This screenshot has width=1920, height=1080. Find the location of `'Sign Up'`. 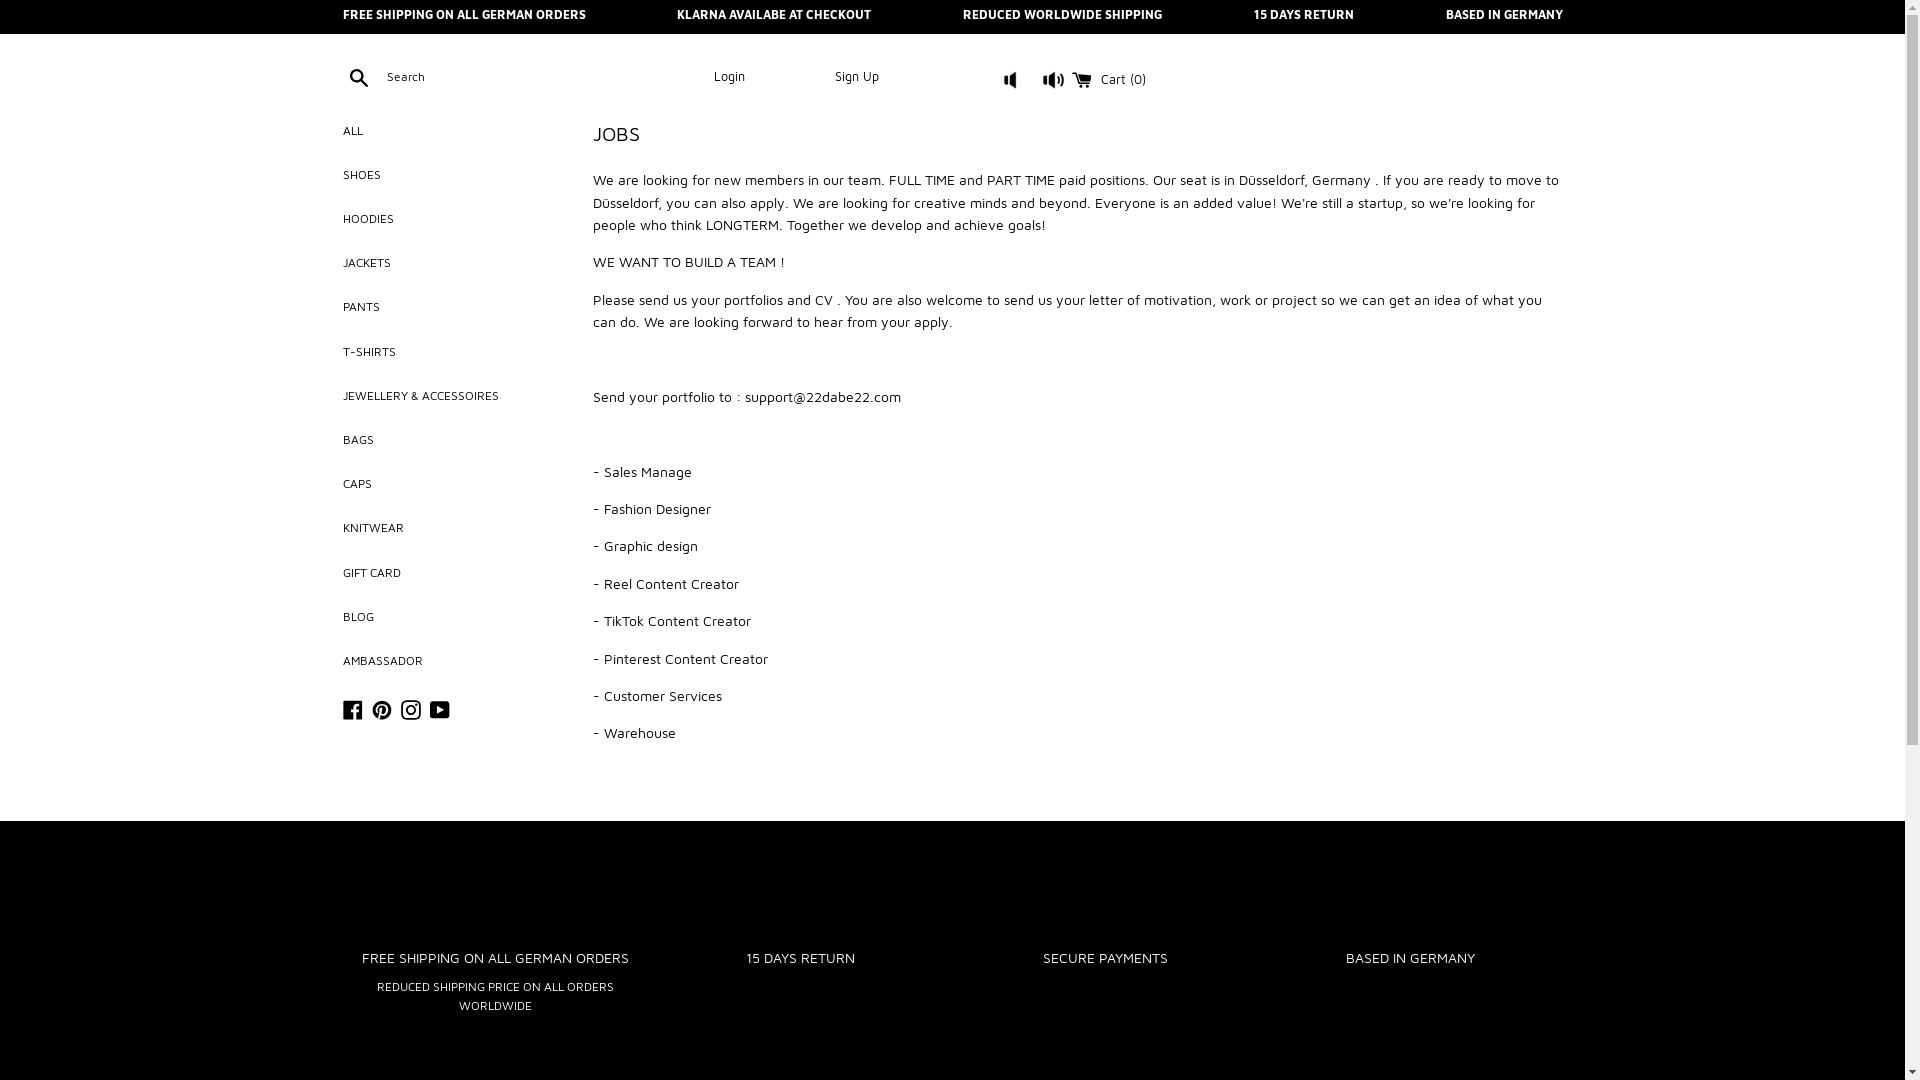

'Sign Up' is located at coordinates (857, 75).